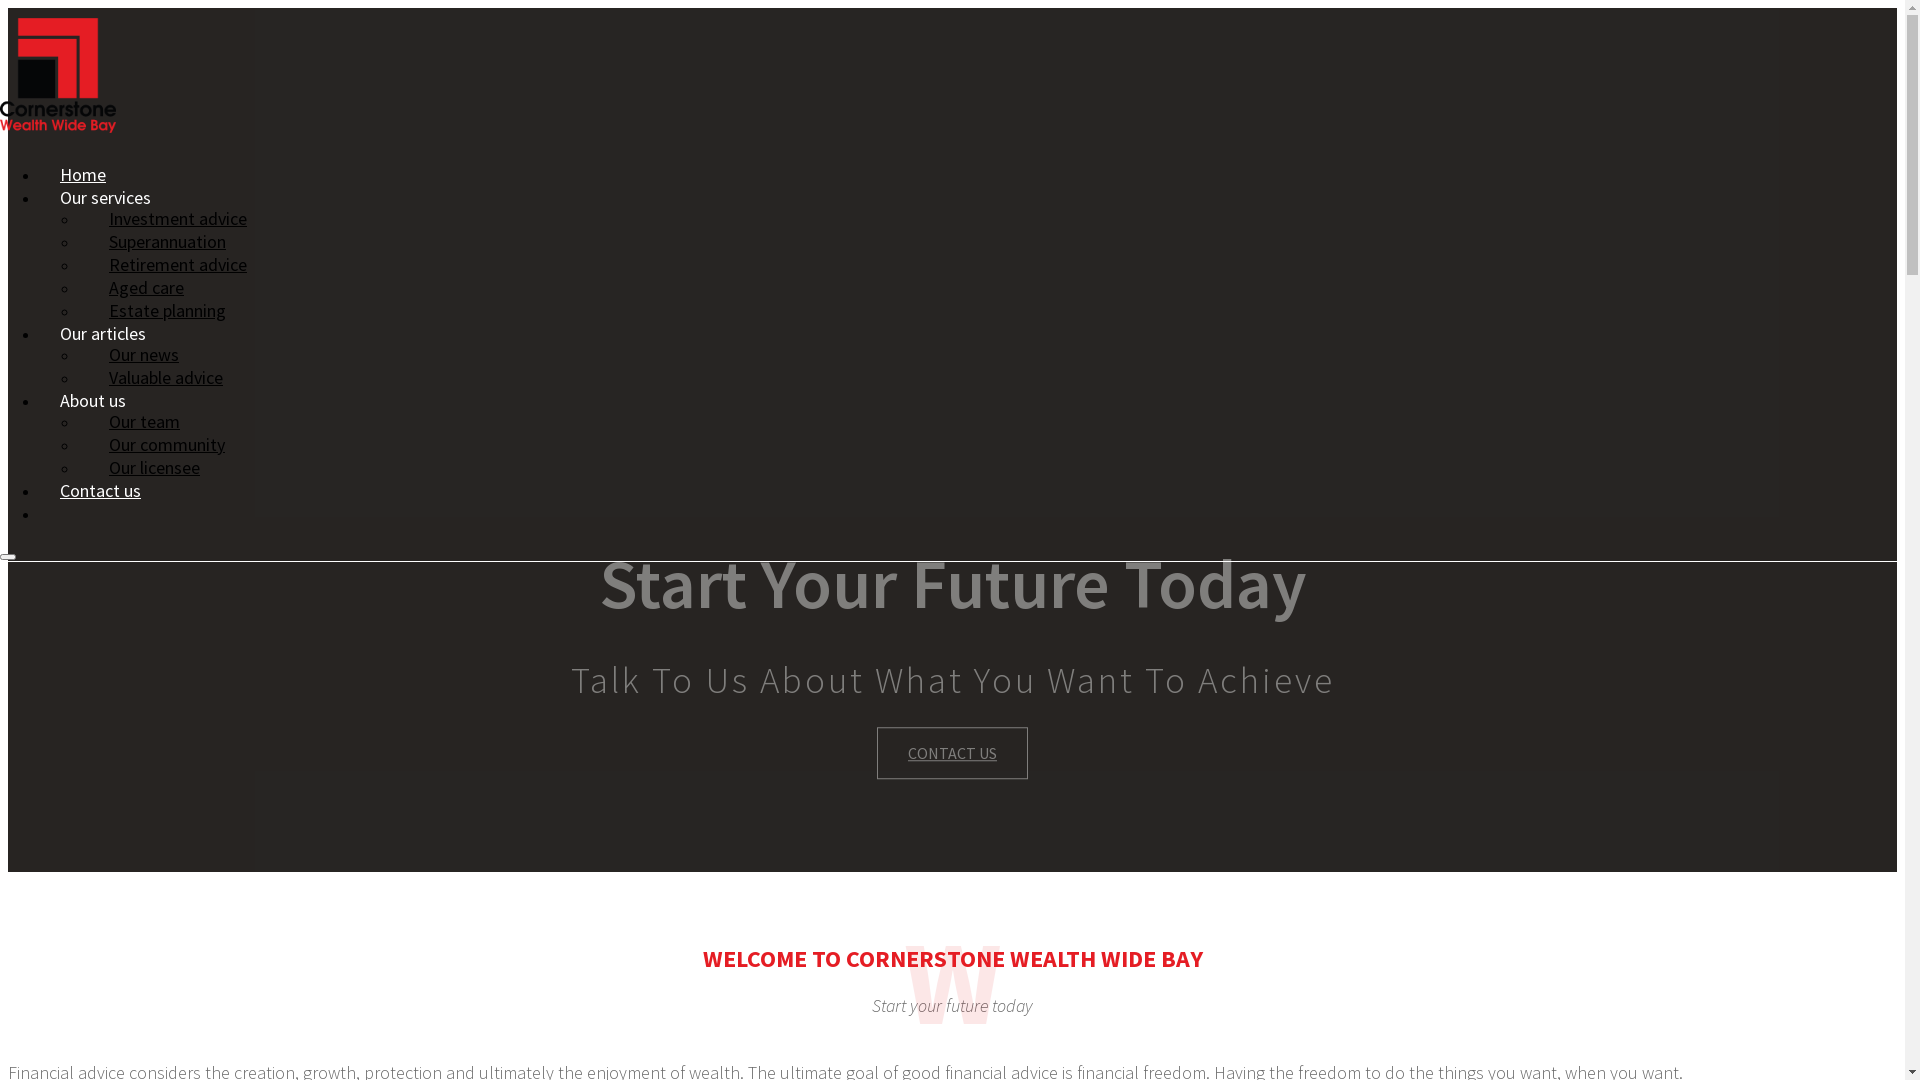 The image size is (1920, 1080). Describe the element at coordinates (101, 332) in the screenshot. I see `'Our articles'` at that location.